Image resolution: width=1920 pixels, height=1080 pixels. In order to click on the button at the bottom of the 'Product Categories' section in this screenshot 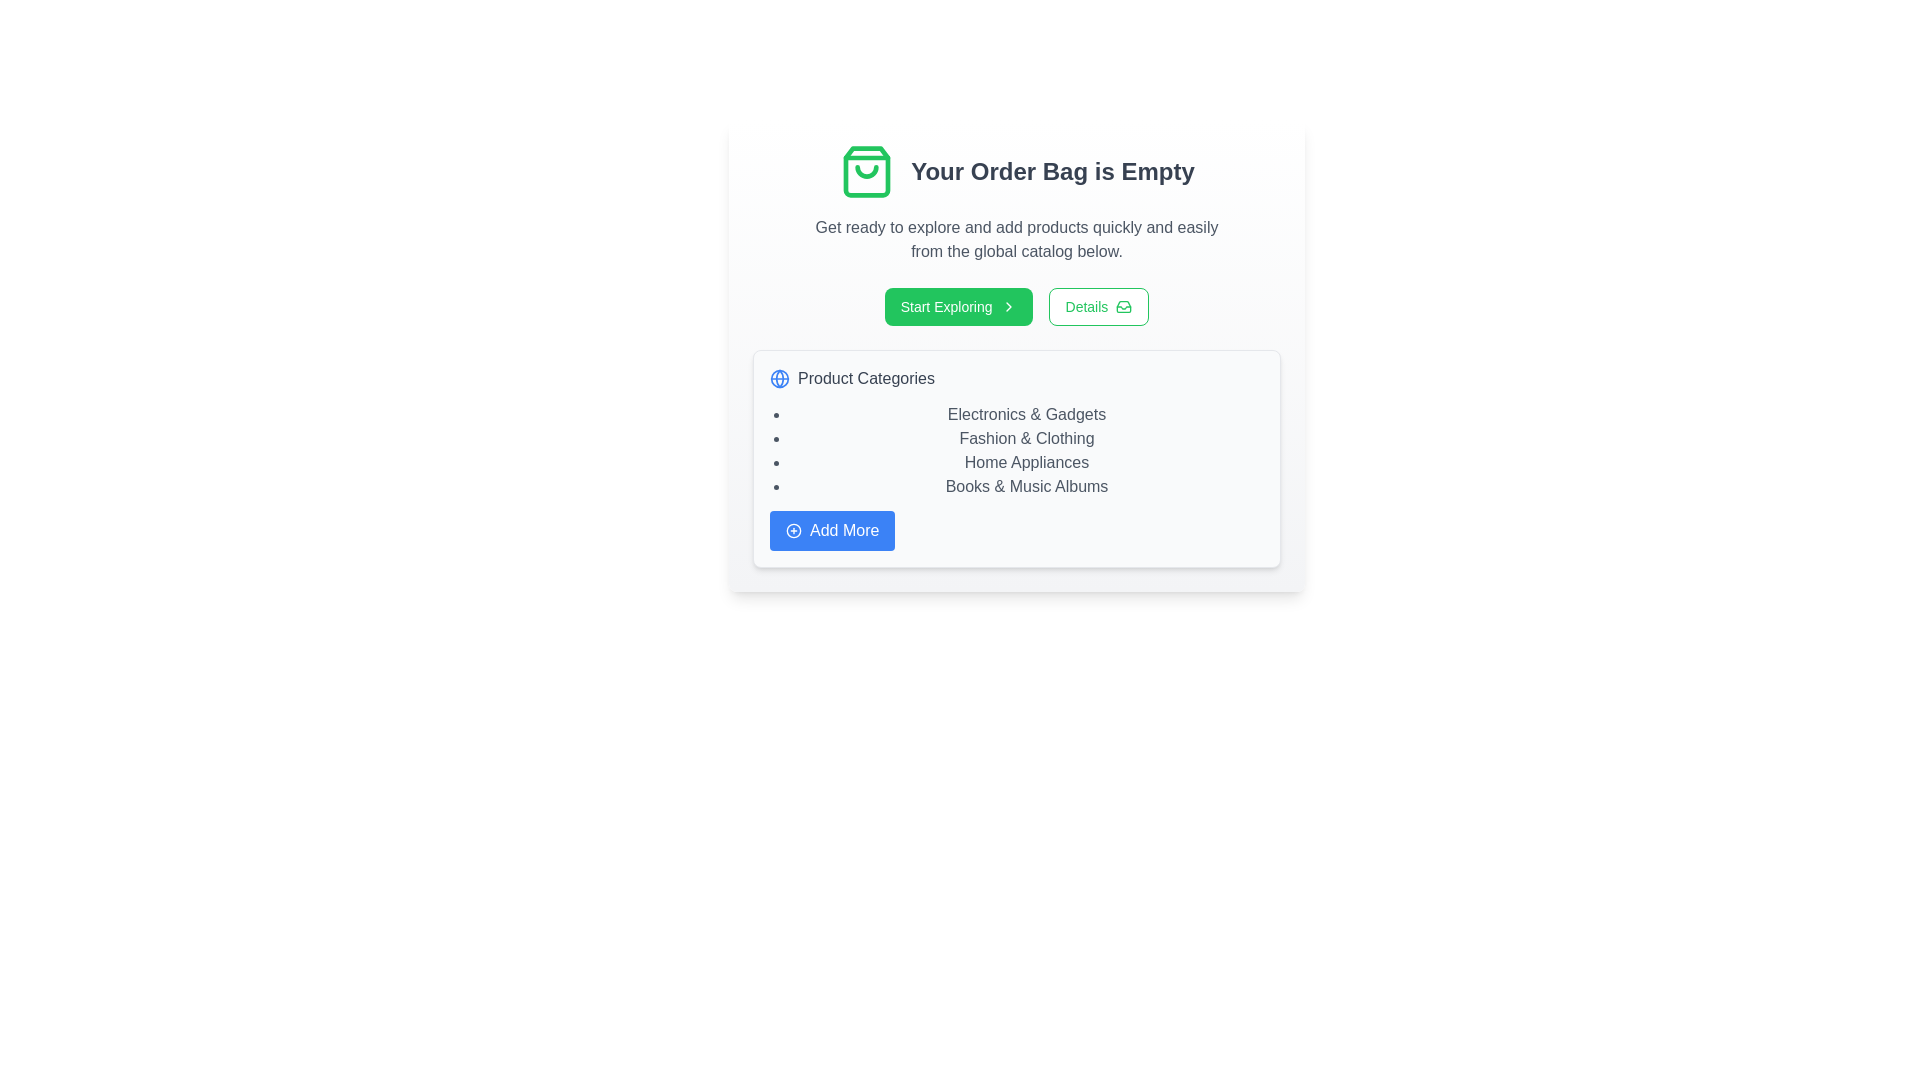, I will do `click(832, 530)`.